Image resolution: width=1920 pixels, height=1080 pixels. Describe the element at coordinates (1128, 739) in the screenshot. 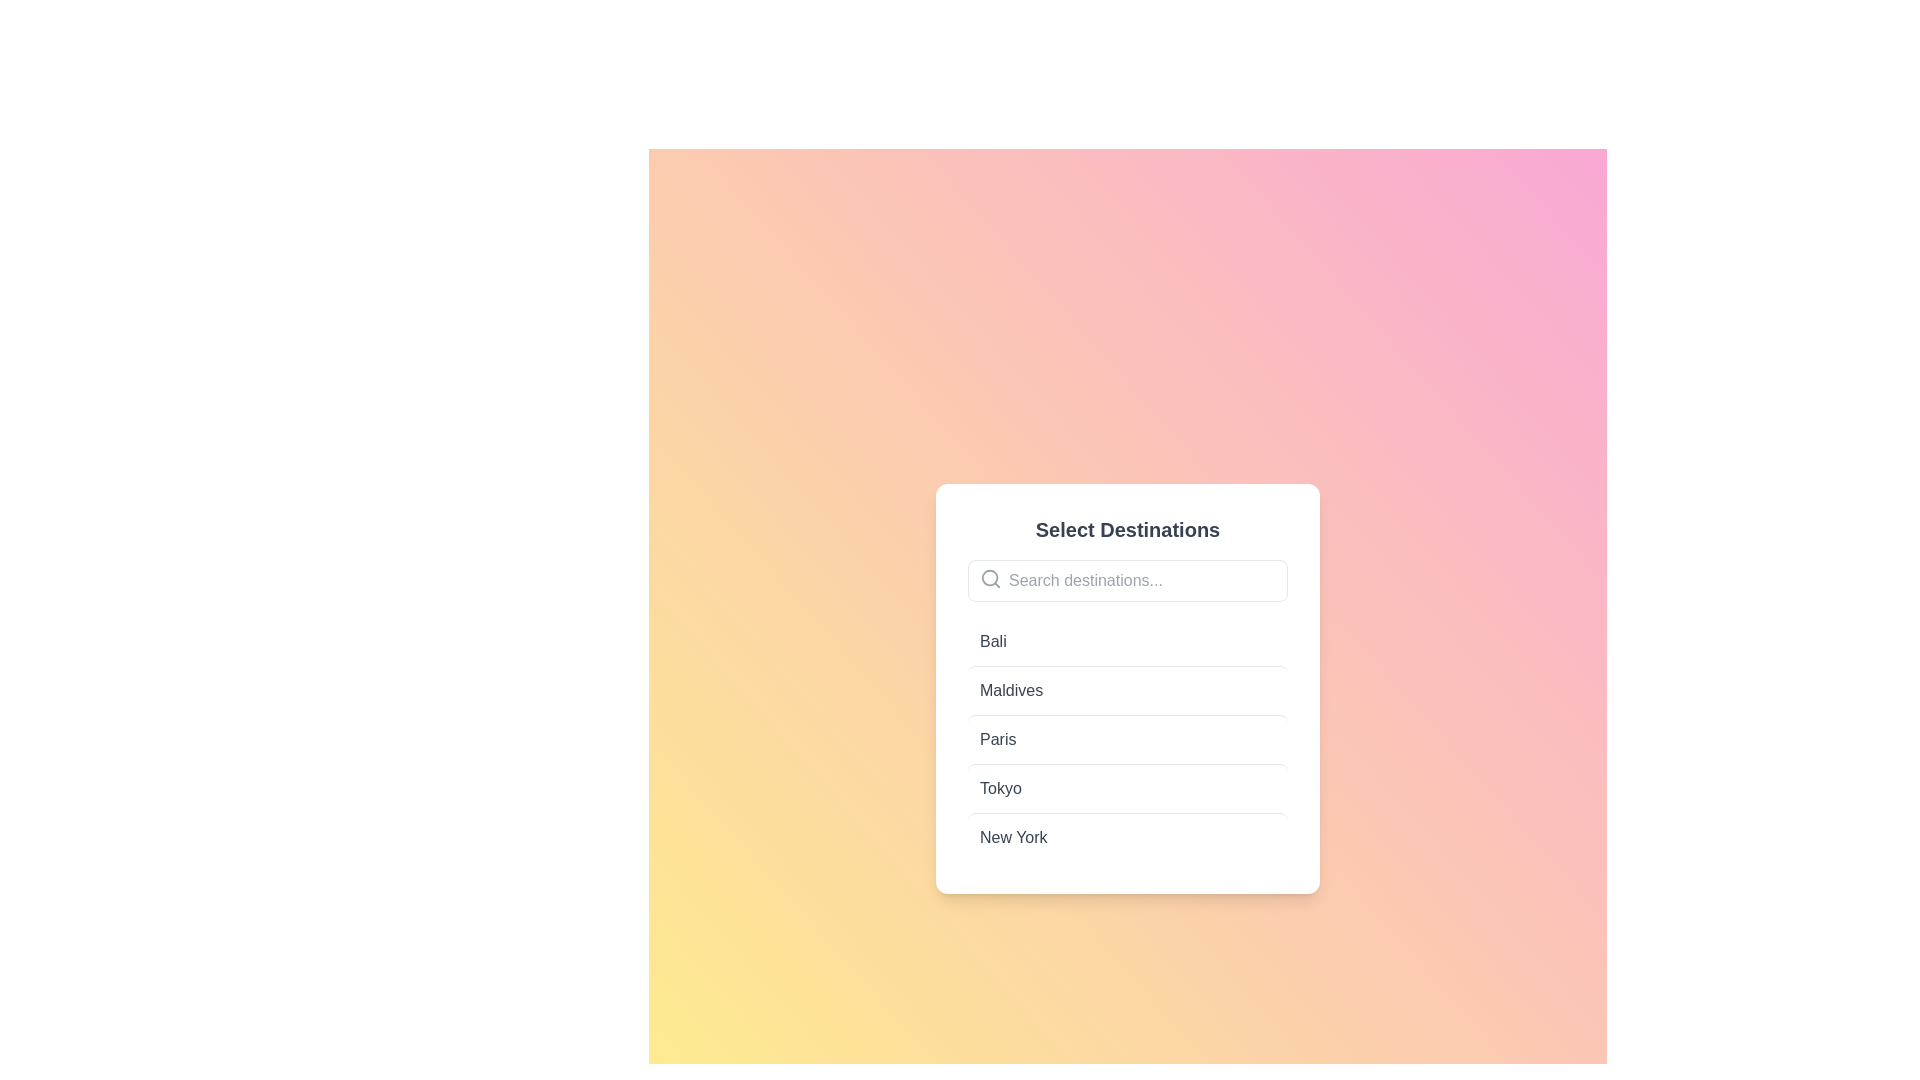

I see `the selectable option labeled 'Paris' in the list of destinations` at that location.